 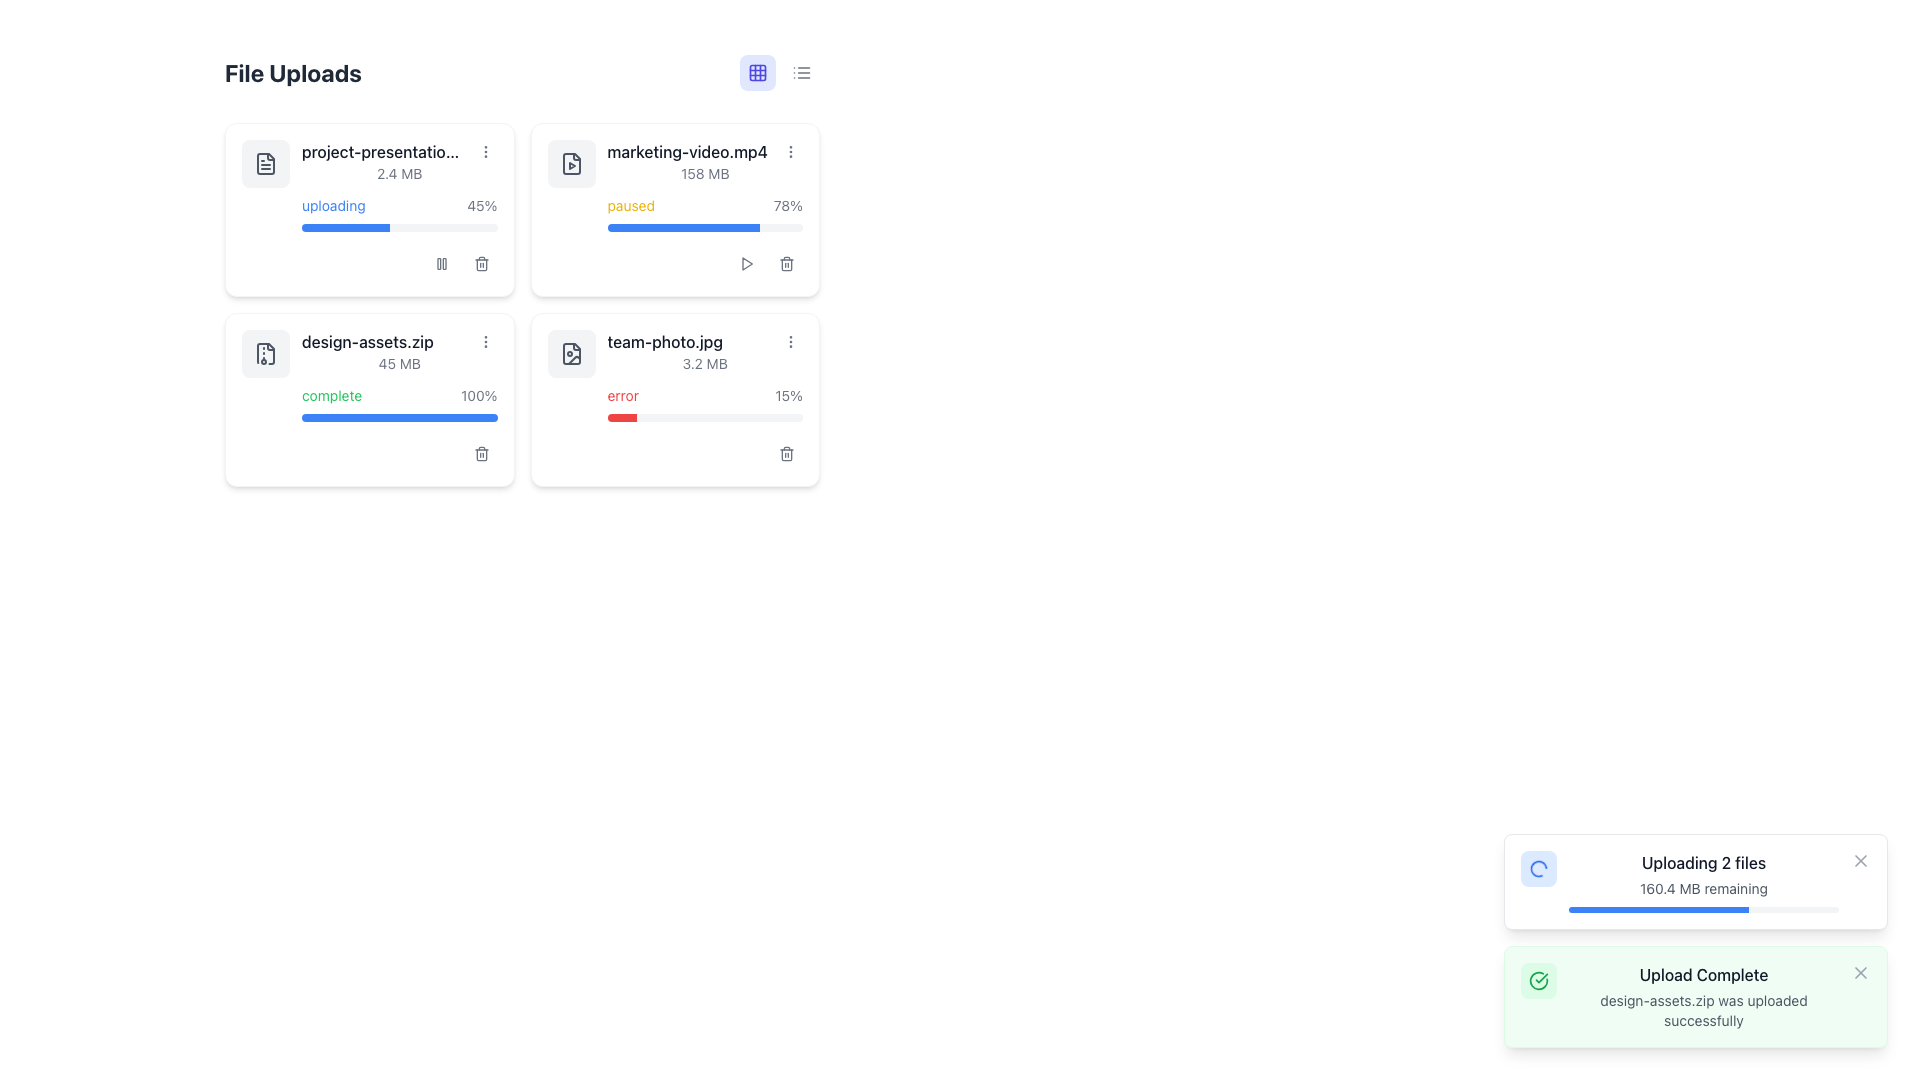 What do you see at coordinates (440, 262) in the screenshot?
I see `the pause button located in the bottom-right corner of the file upload progress card for 'project-presentation.pdf'` at bounding box center [440, 262].